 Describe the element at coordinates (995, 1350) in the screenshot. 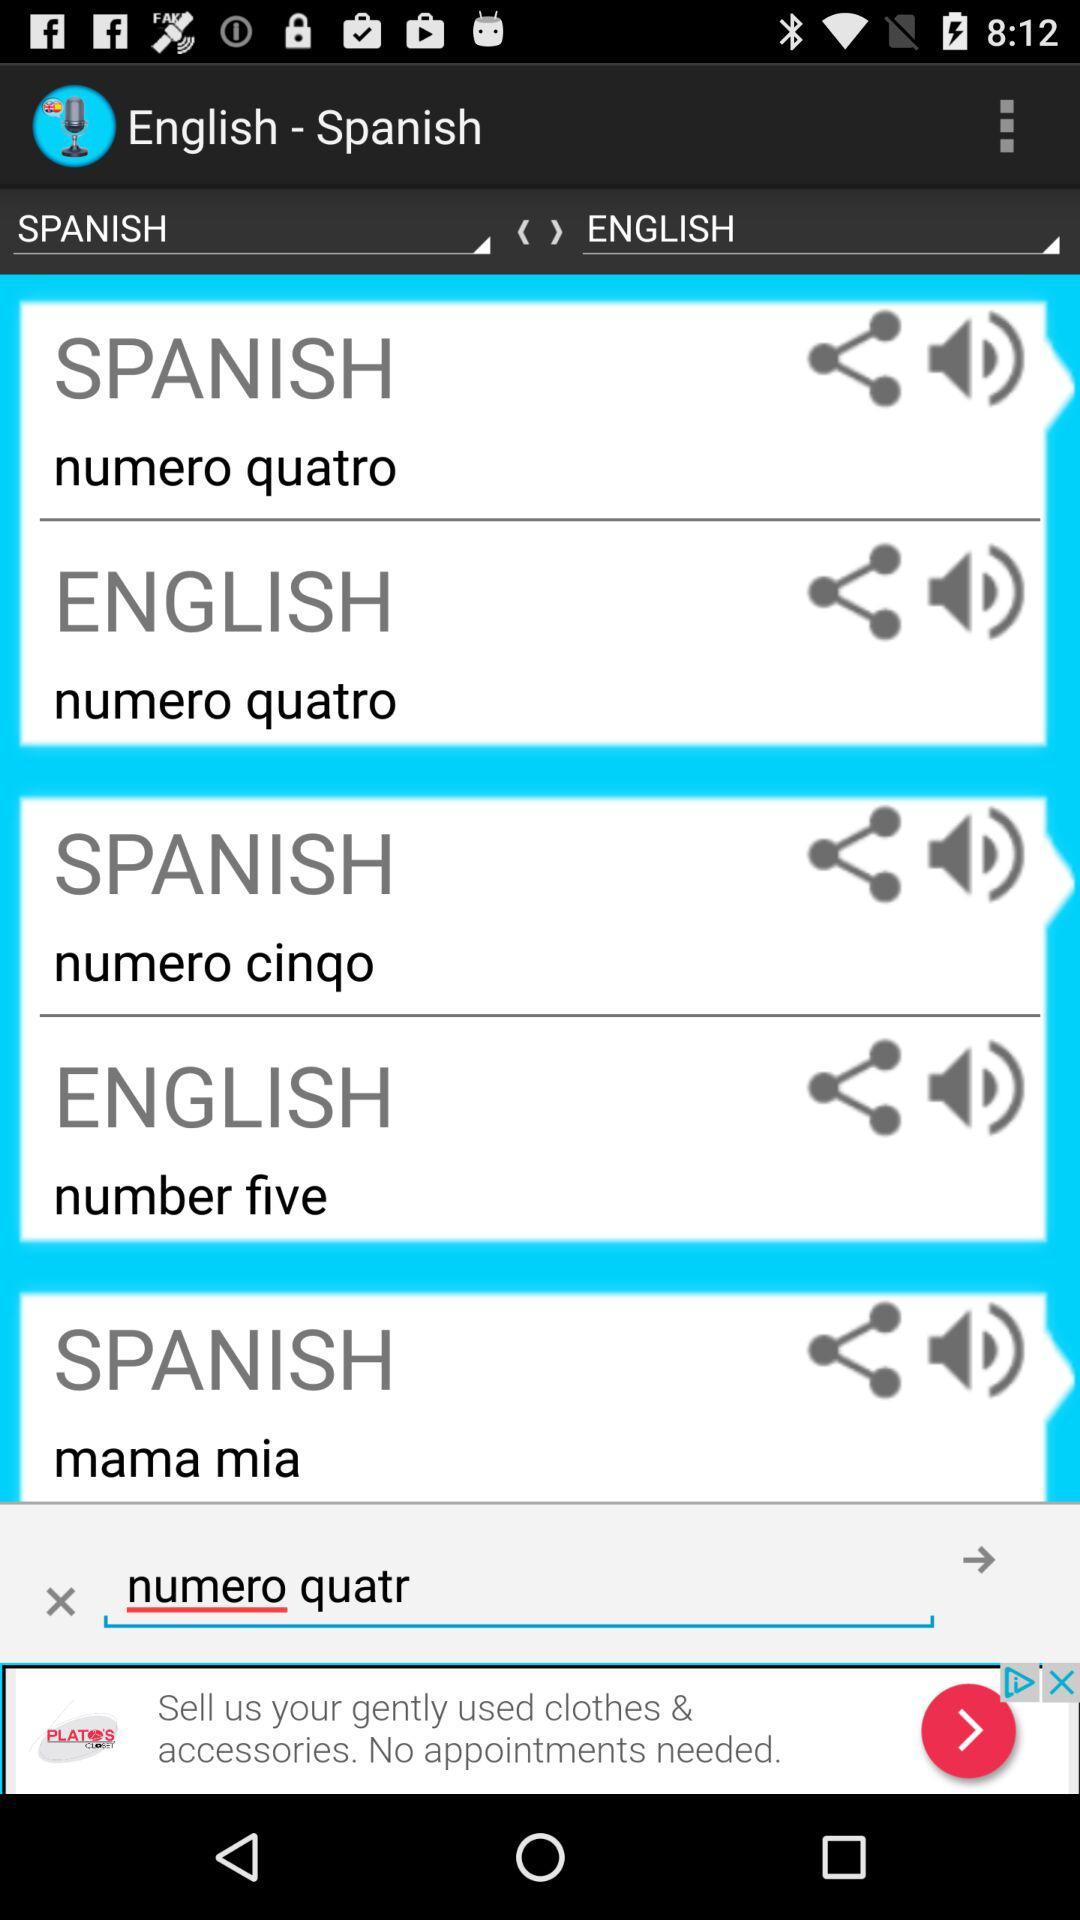

I see `hear the word` at that location.